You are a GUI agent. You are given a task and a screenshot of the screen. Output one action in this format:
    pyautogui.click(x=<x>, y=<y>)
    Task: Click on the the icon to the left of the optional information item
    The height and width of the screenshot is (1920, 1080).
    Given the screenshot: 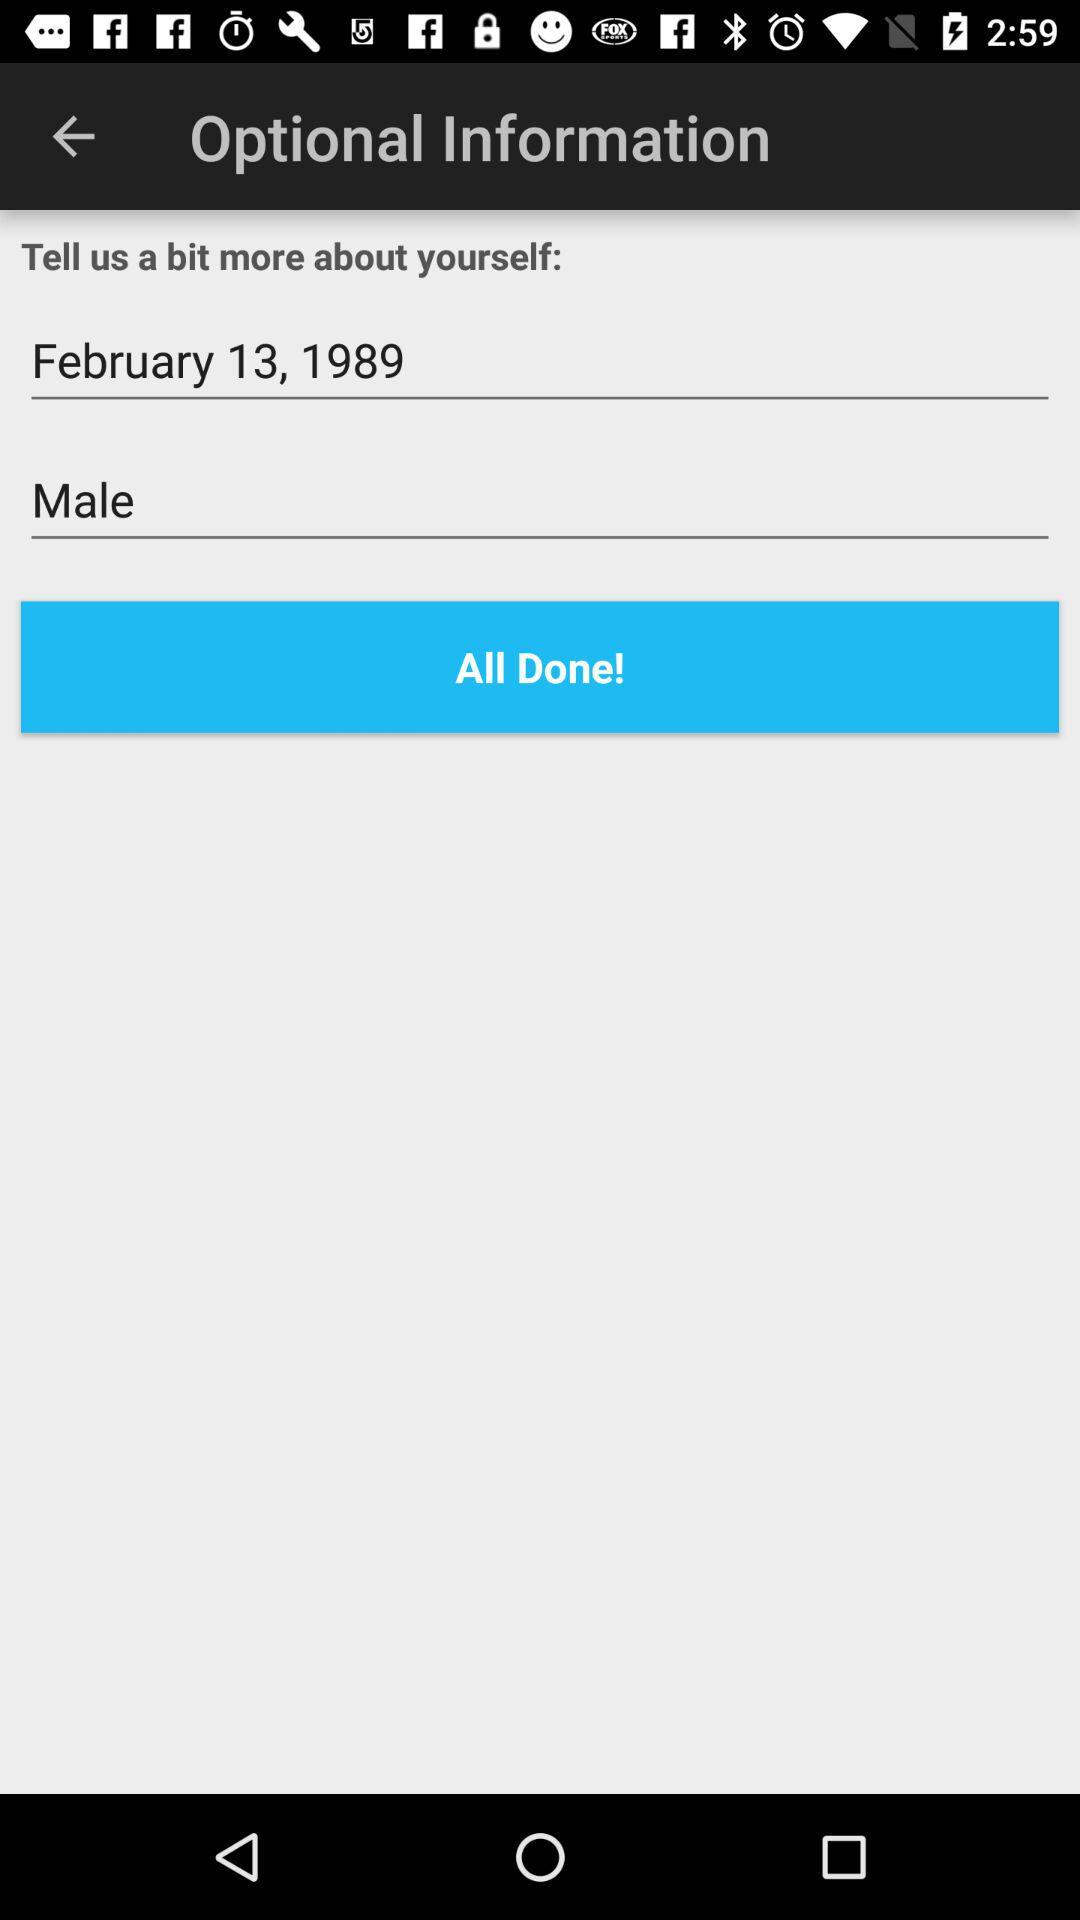 What is the action you would take?
    pyautogui.click(x=72, y=135)
    